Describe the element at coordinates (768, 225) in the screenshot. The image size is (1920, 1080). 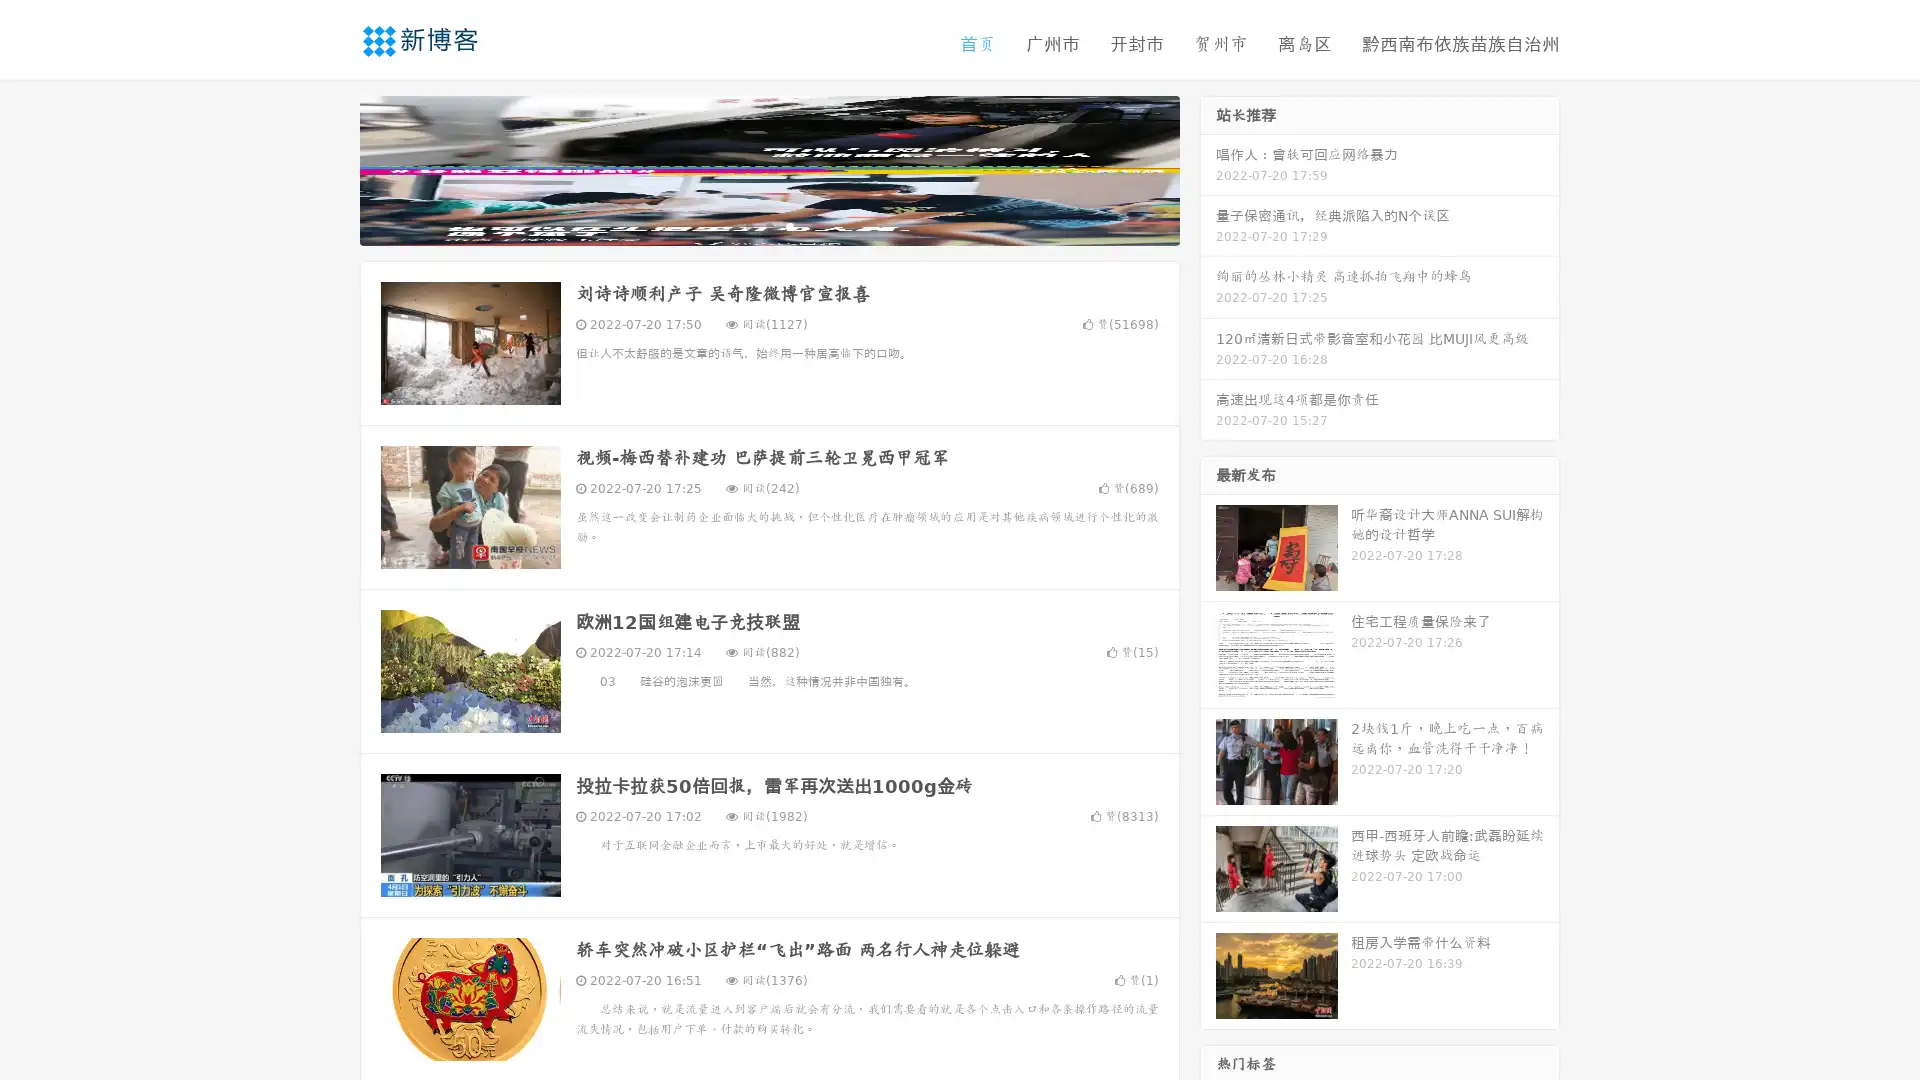
I see `Go to slide 2` at that location.